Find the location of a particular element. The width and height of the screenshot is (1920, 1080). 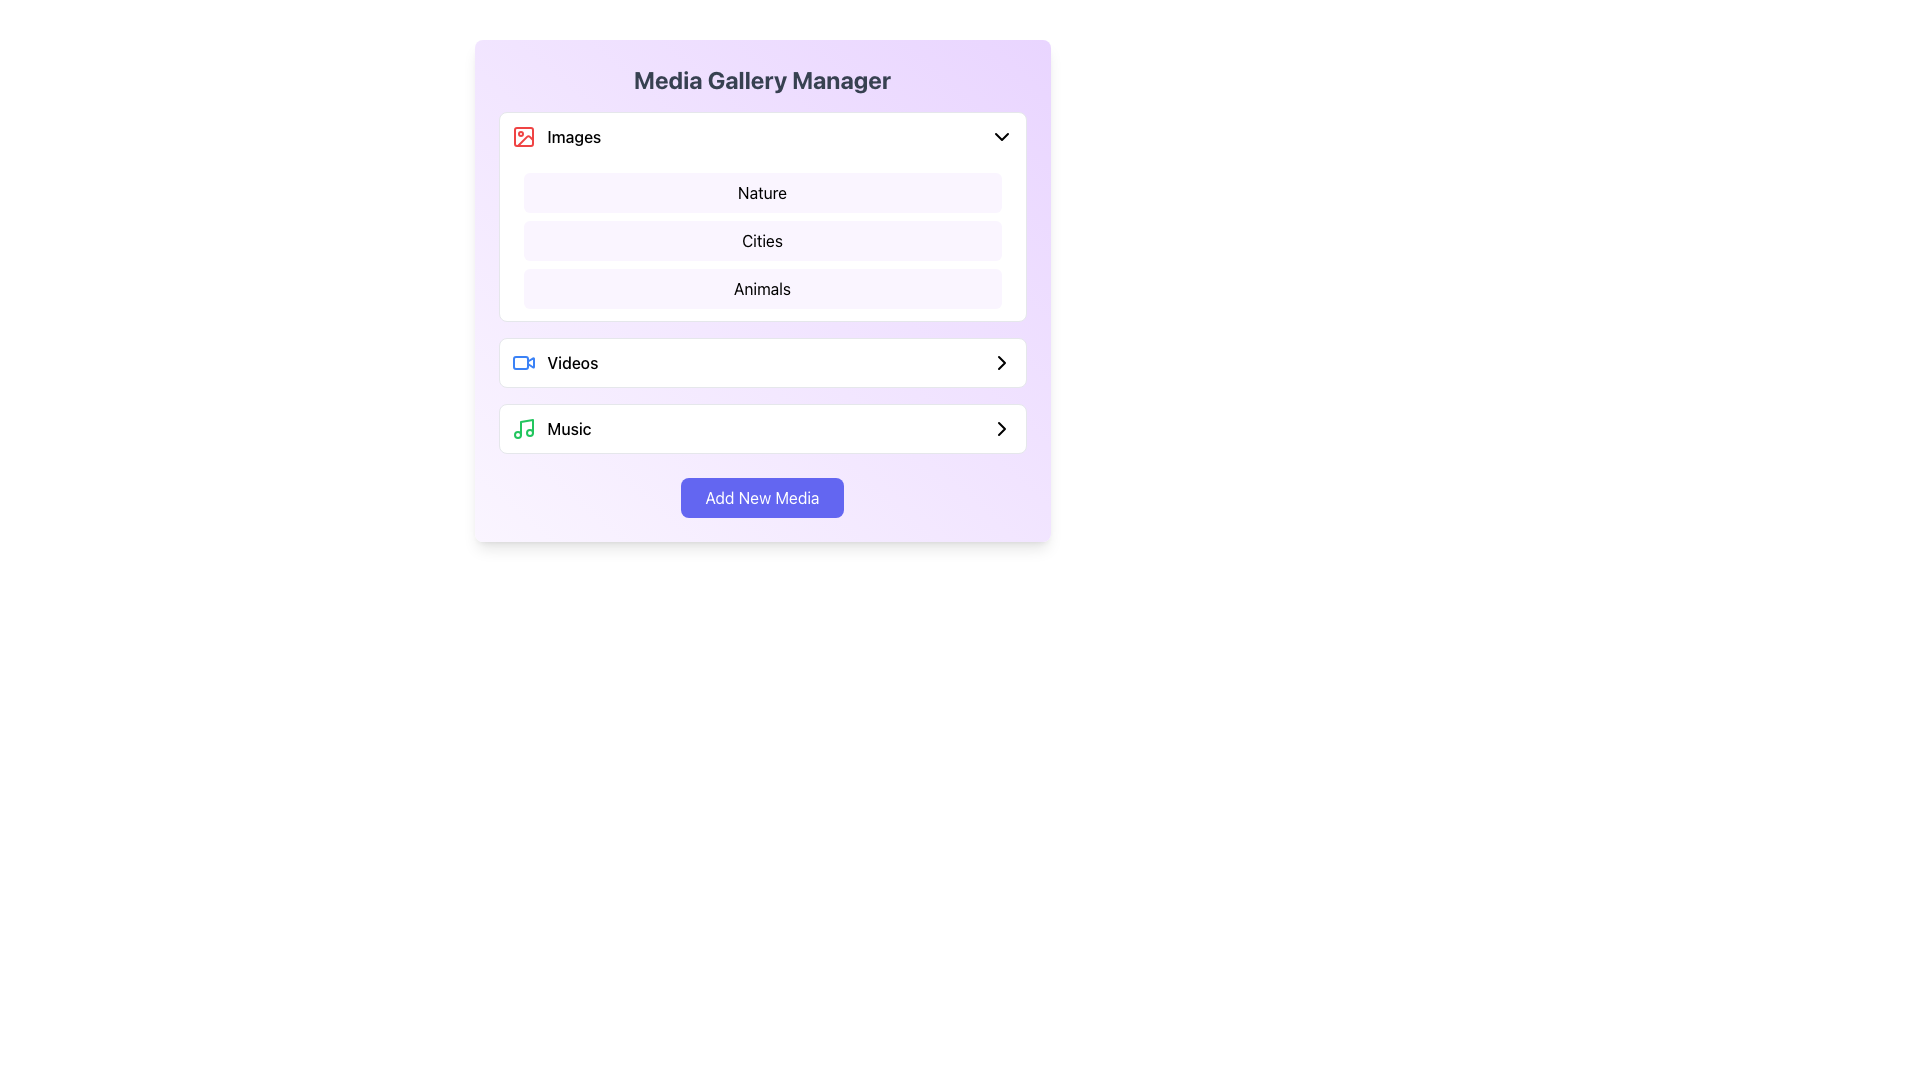

the 'Videos' link, which is located under the 'Media Gallery Manager' header and is part of a menu entry that includes a camera icon and a chevron for navigation is located at coordinates (554, 362).